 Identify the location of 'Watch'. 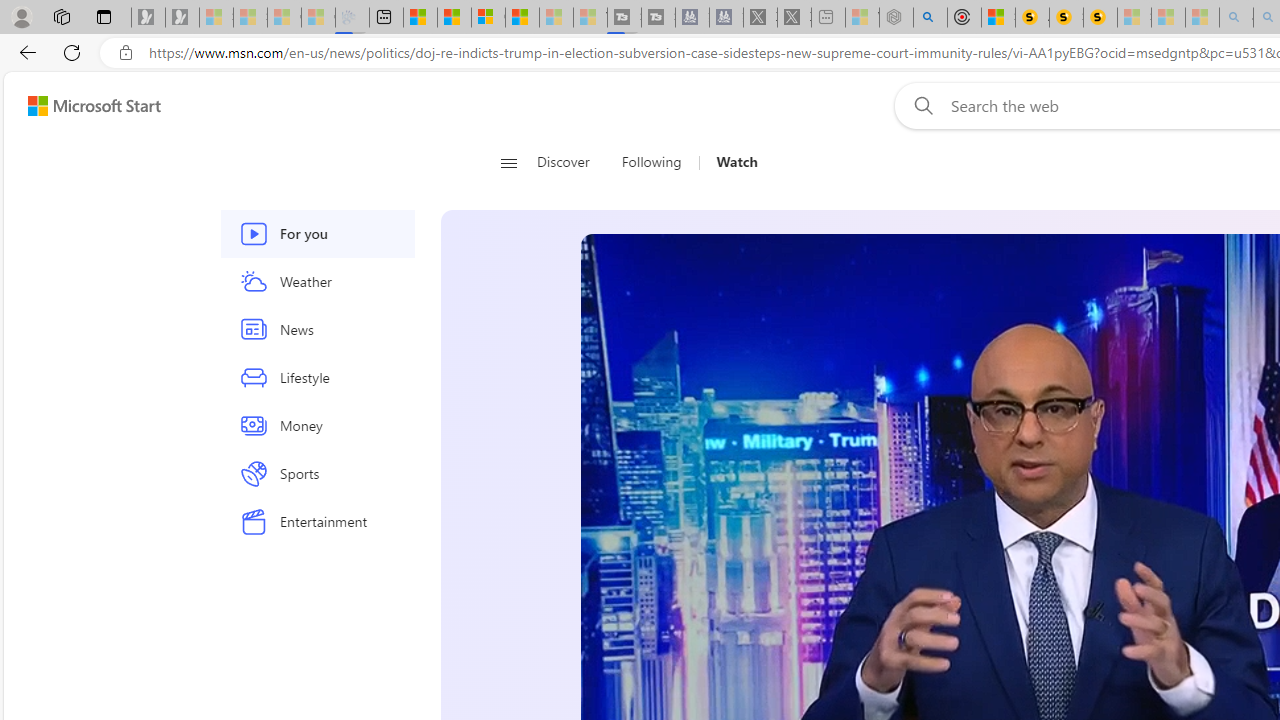
(736, 162).